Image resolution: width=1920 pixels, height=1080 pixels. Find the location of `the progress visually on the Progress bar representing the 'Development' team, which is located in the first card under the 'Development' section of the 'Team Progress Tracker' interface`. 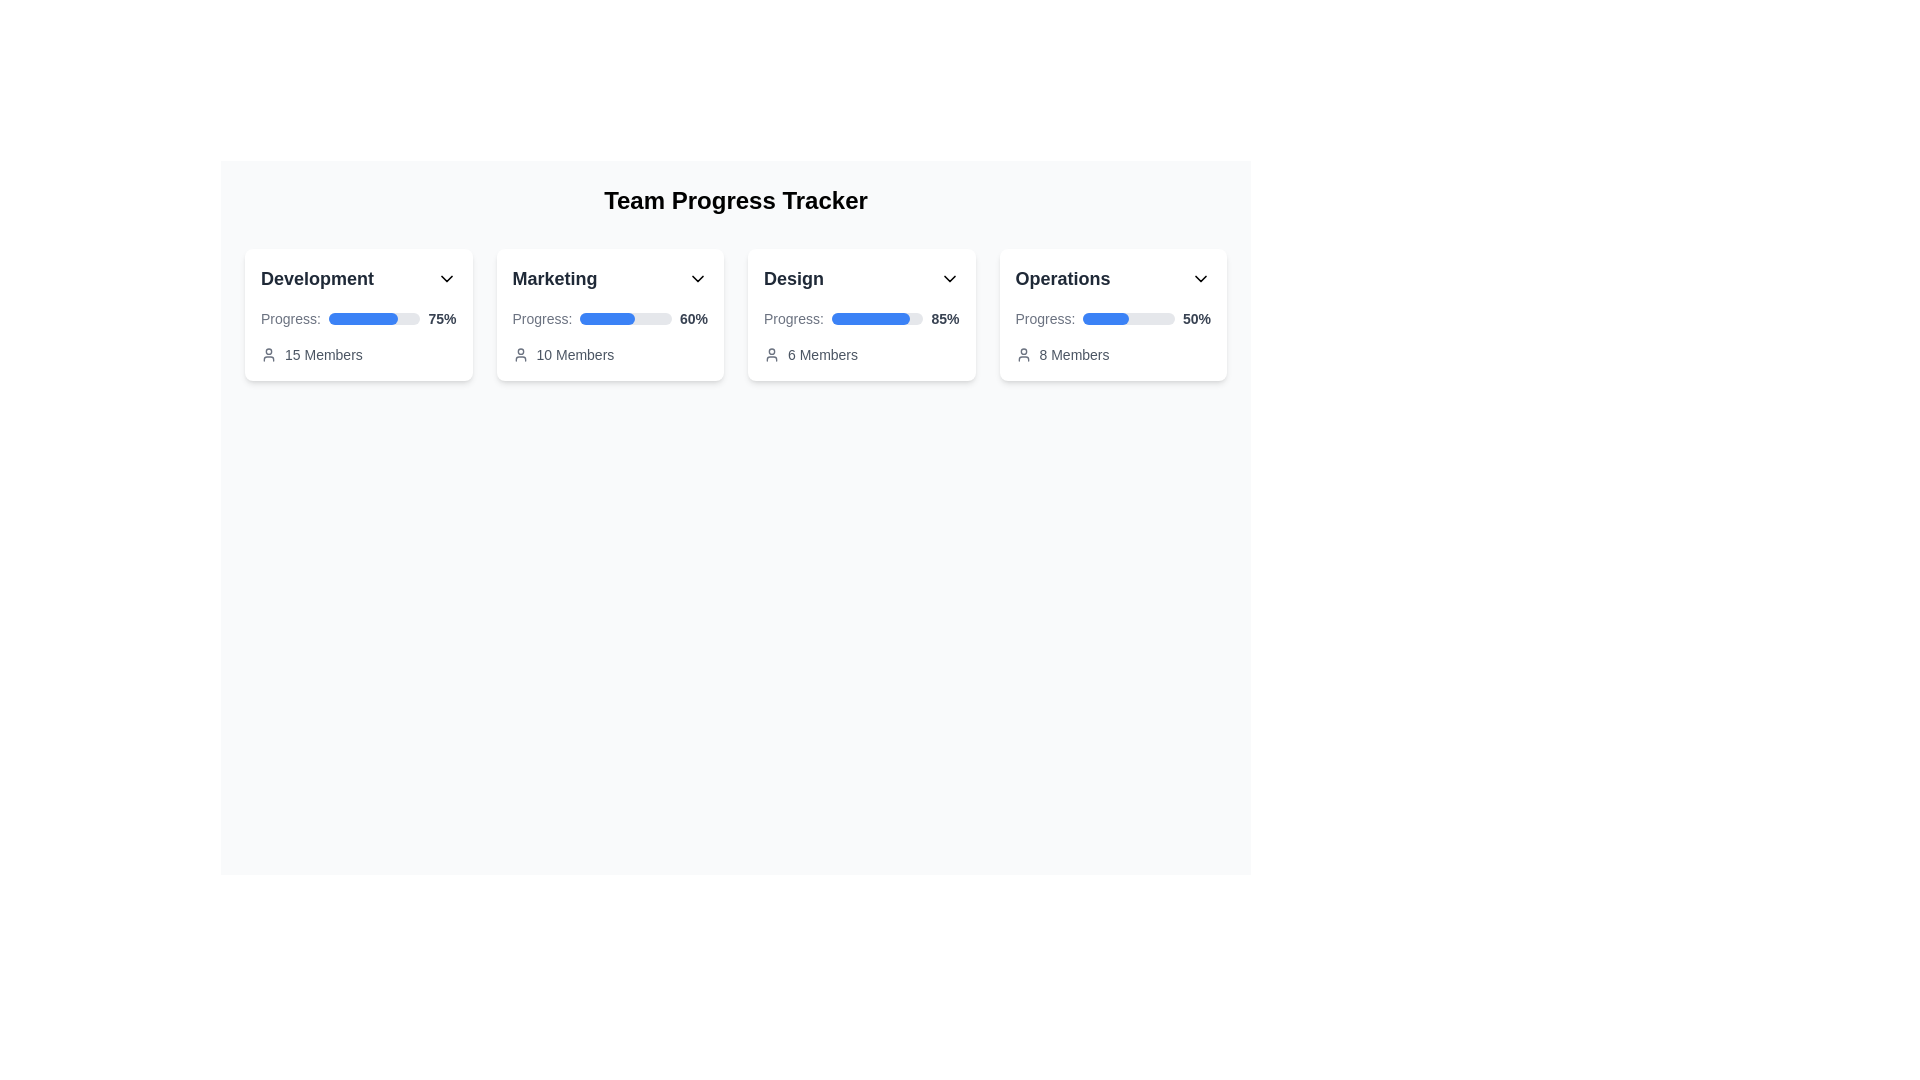

the progress visually on the Progress bar representing the 'Development' team, which is located in the first card under the 'Development' section of the 'Team Progress Tracker' interface is located at coordinates (363, 318).